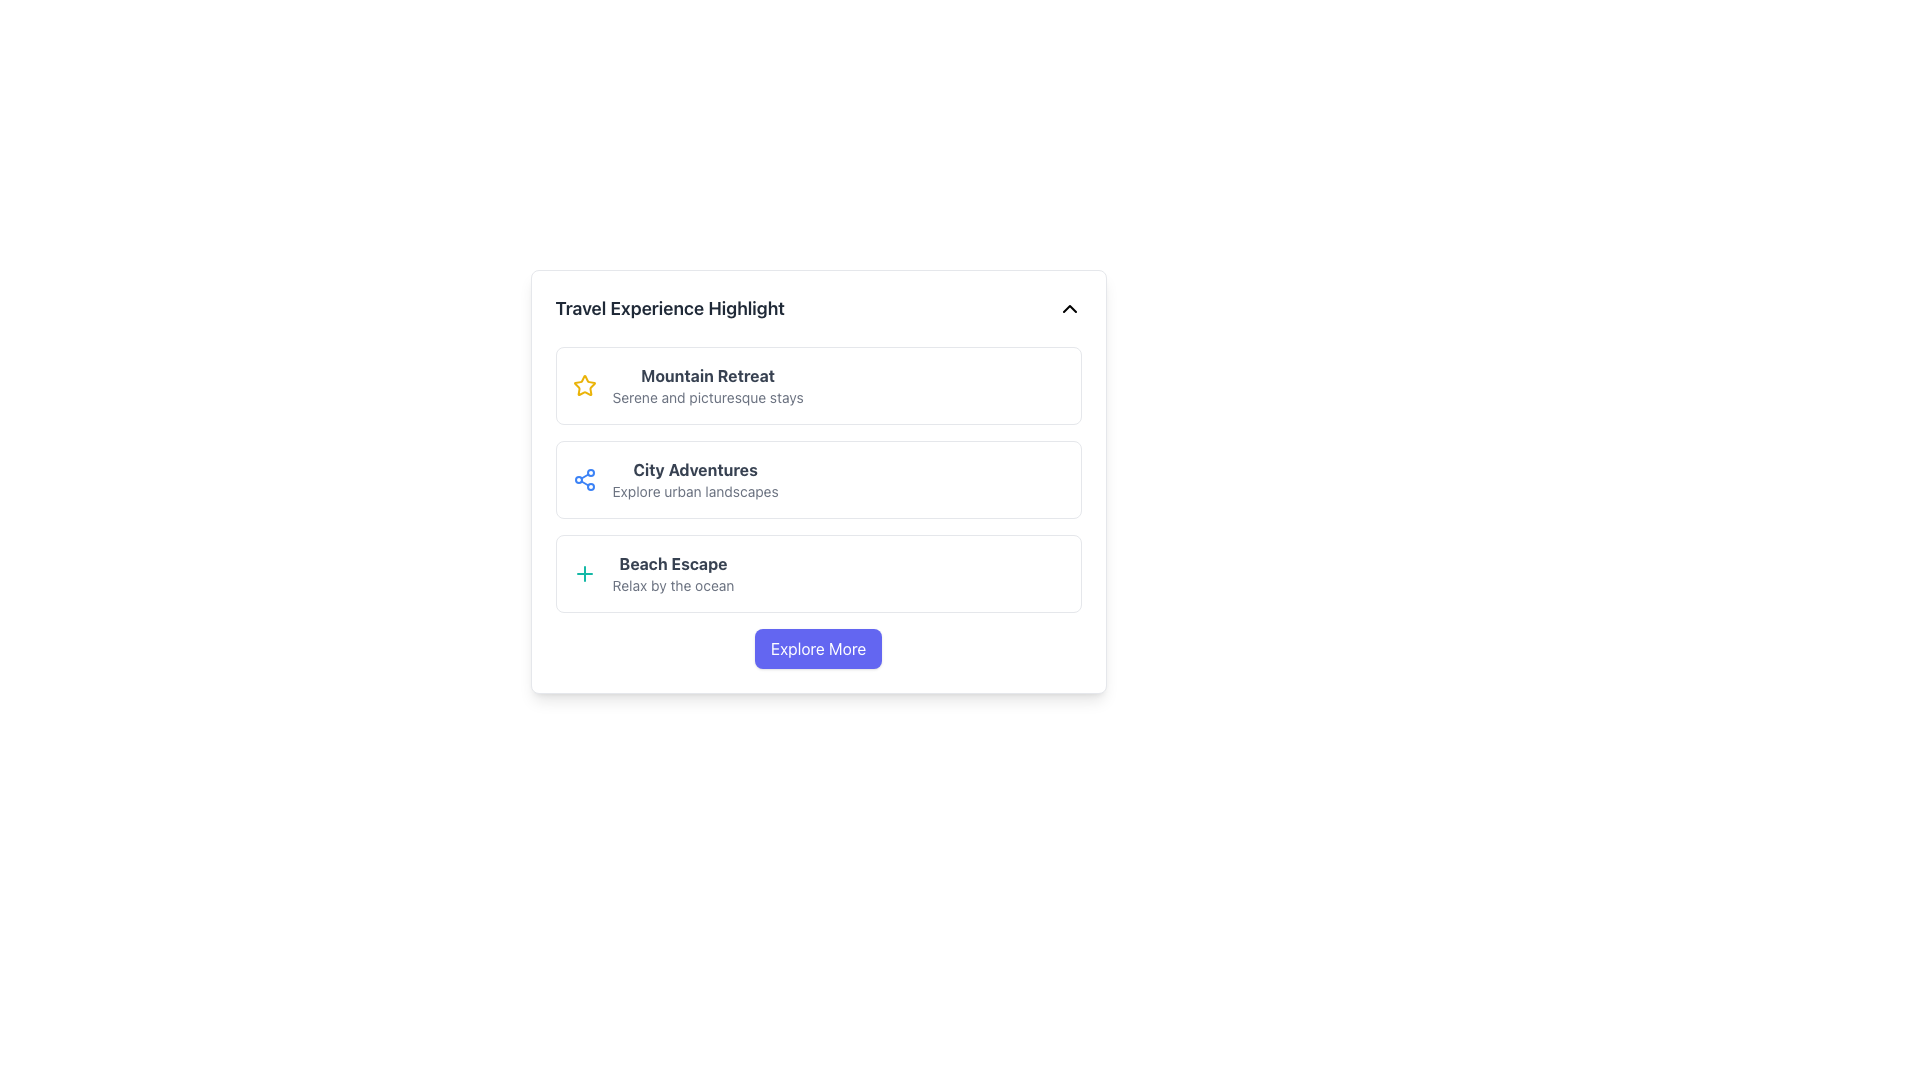 The image size is (1920, 1080). Describe the element at coordinates (673, 585) in the screenshot. I see `the static descriptive text that provides additional information about the 'Beach Escape' option, located within the card-like section labeled 'Beach Escape'` at that location.